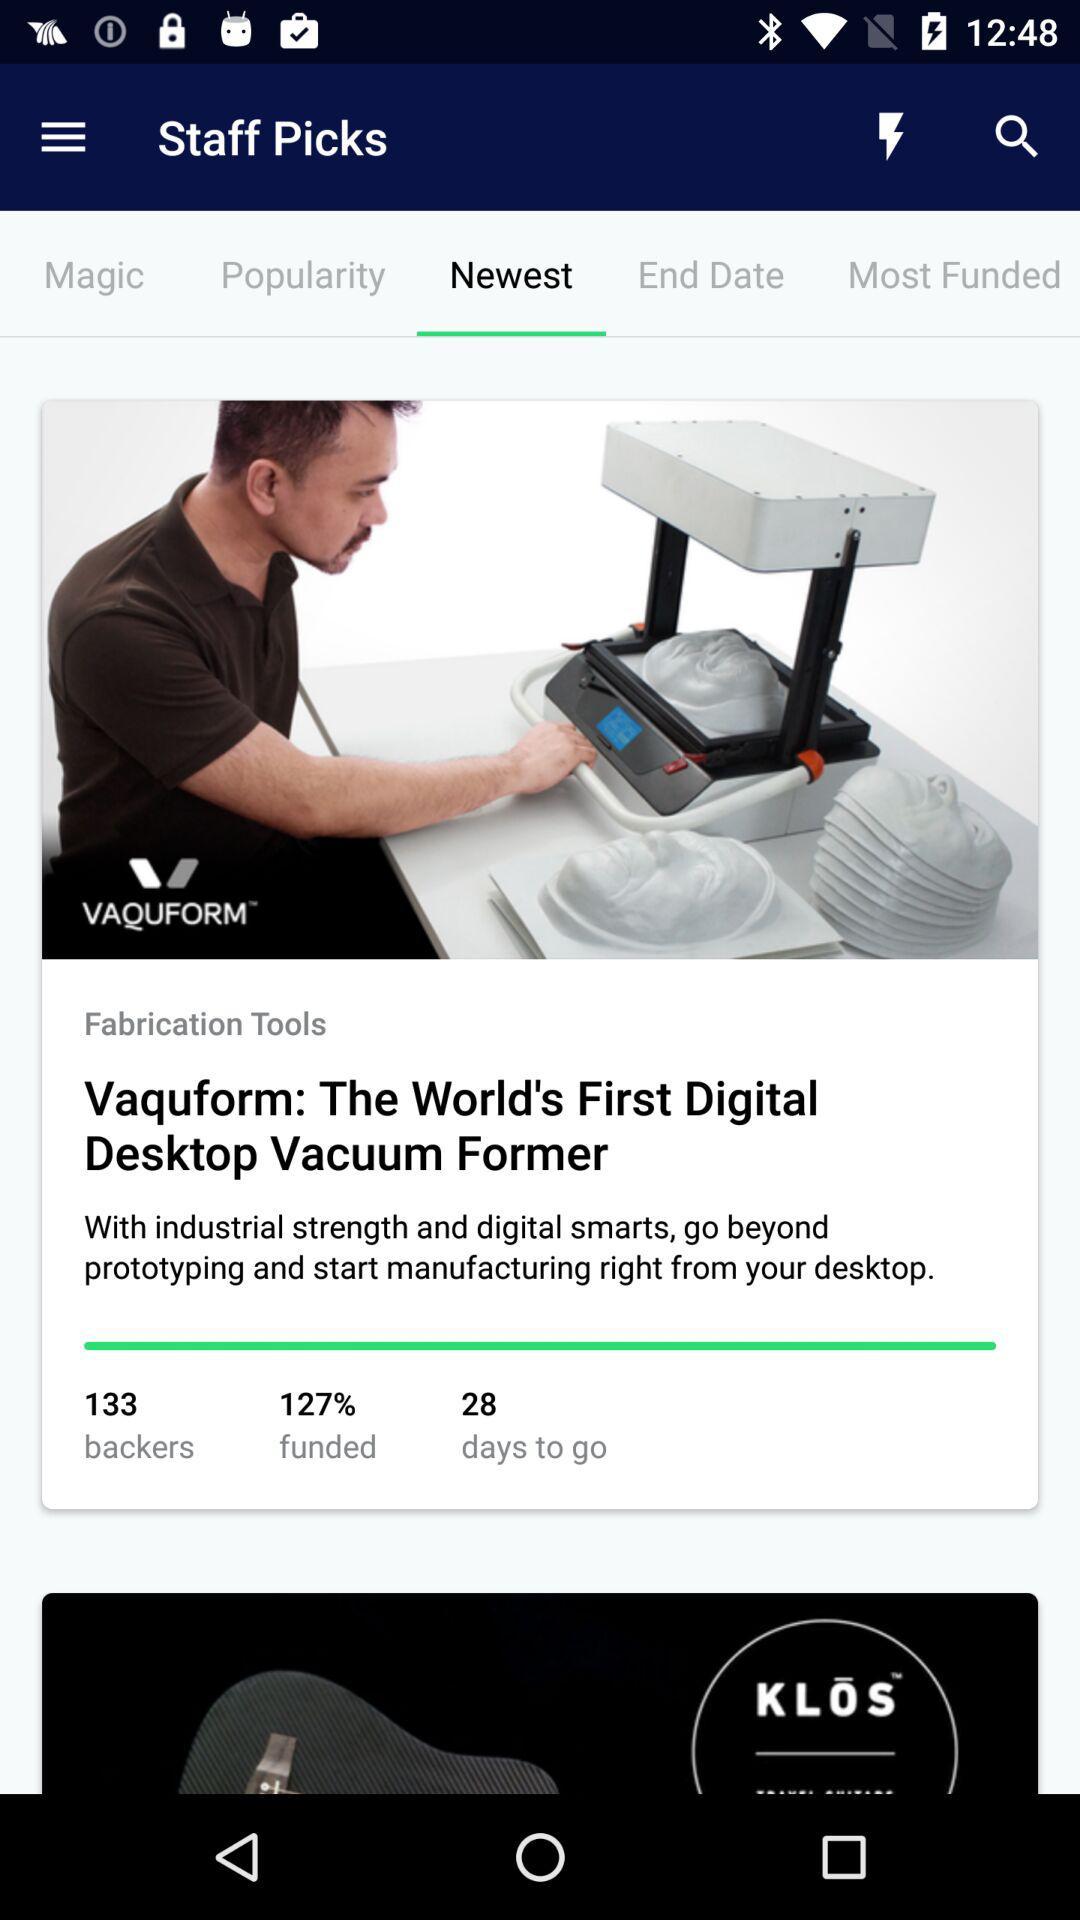  Describe the element at coordinates (455, 136) in the screenshot. I see `the staff picks icon` at that location.